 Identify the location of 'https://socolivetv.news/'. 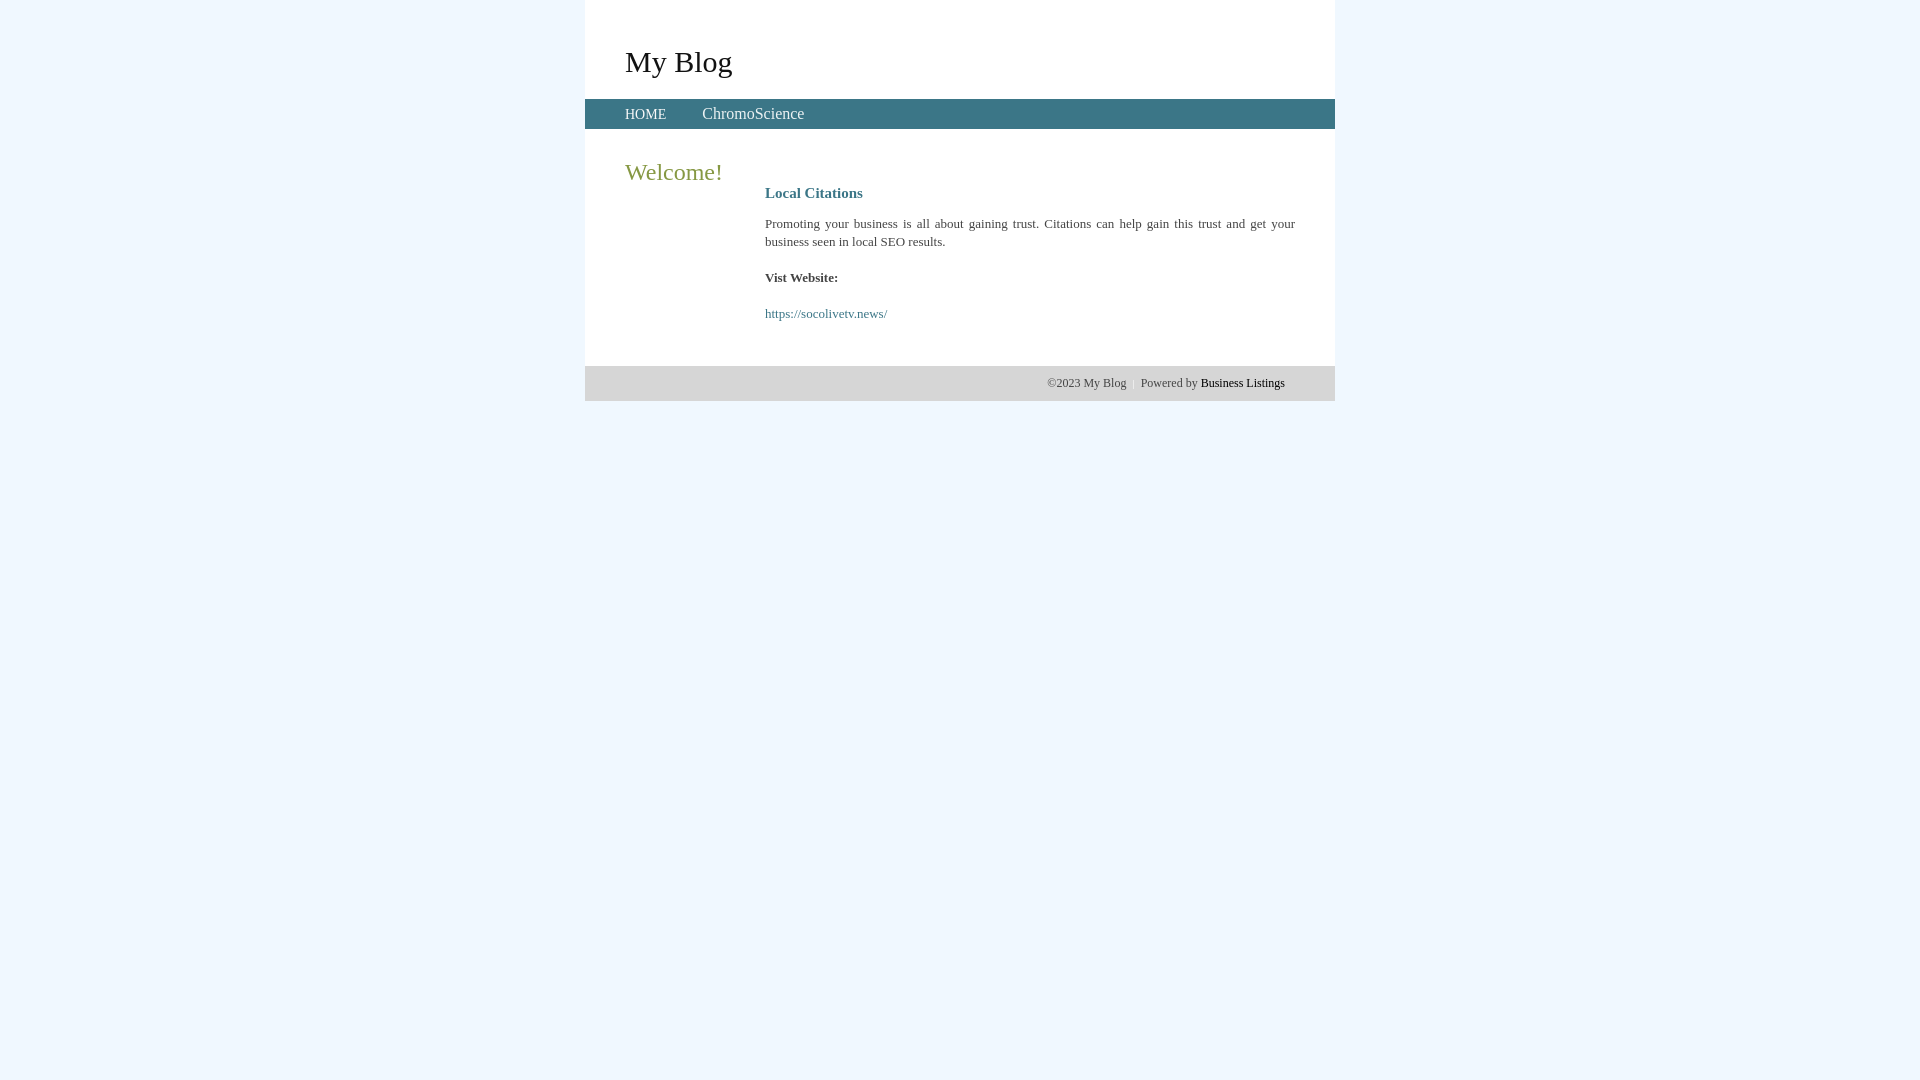
(825, 313).